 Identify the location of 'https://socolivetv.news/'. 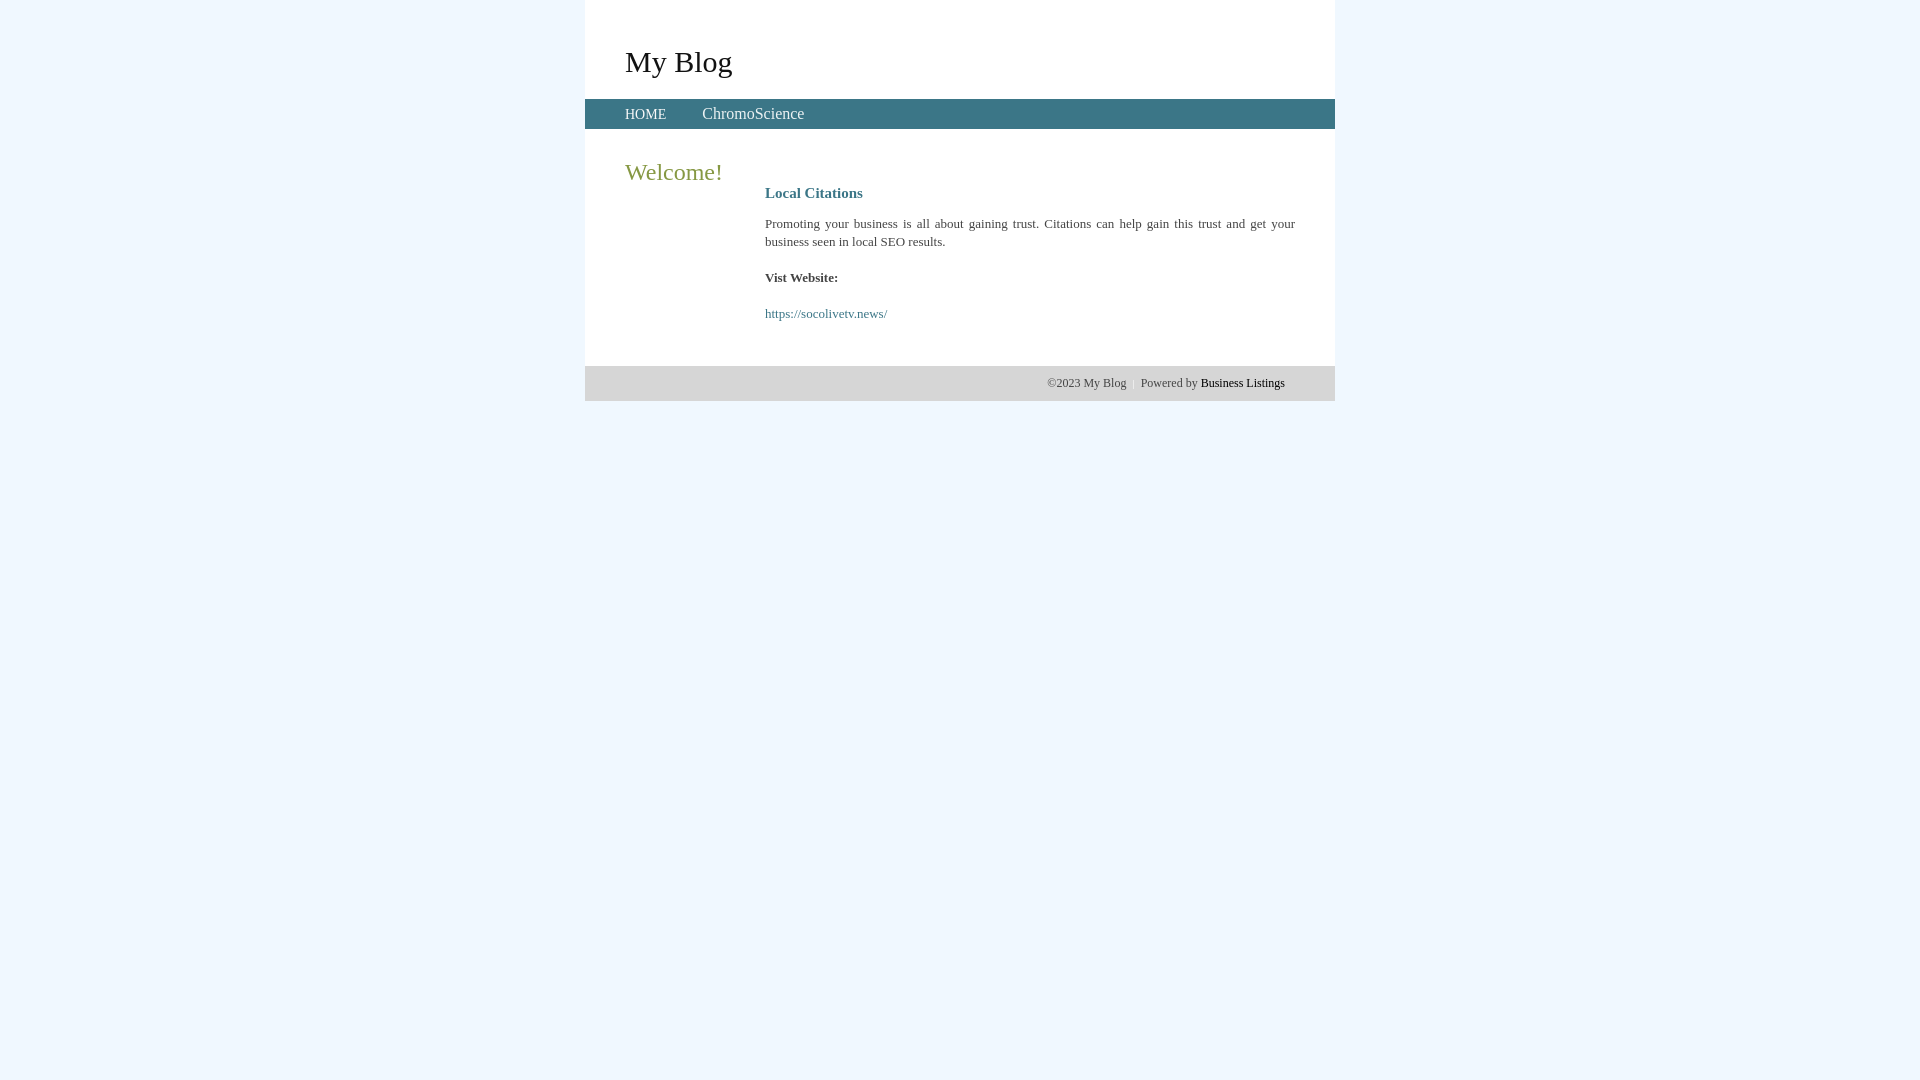
(825, 313).